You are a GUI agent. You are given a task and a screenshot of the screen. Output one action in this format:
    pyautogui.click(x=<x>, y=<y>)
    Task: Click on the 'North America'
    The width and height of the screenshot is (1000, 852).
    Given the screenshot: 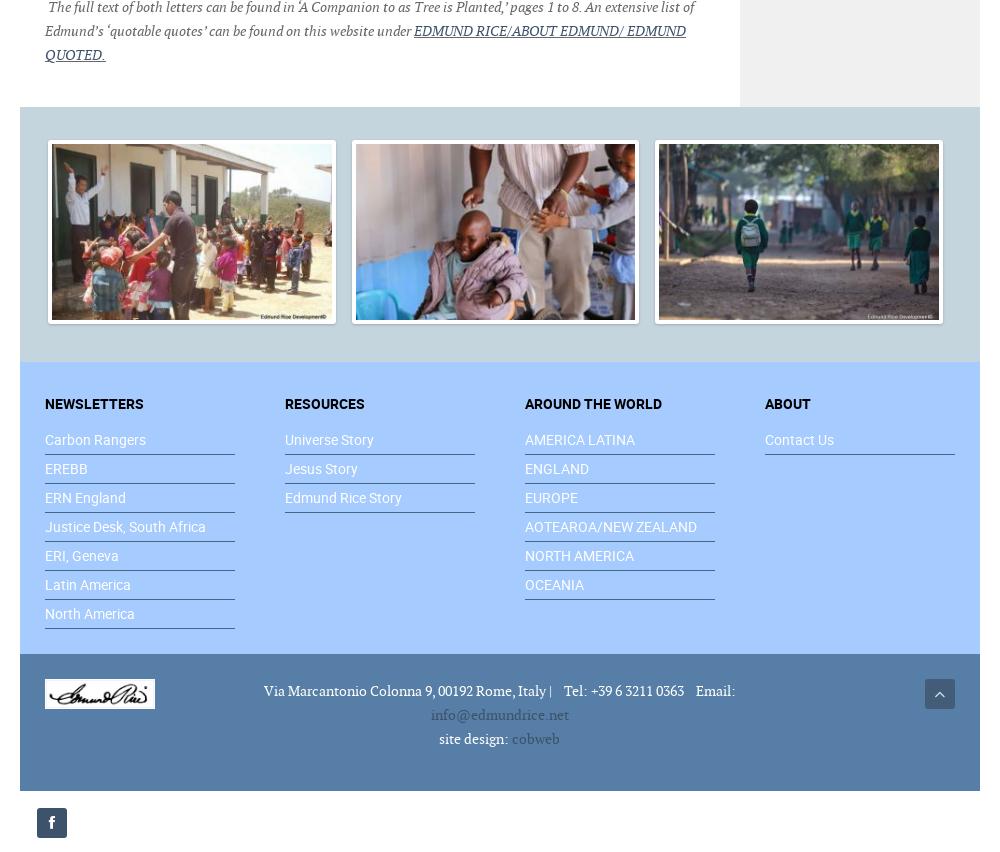 What is the action you would take?
    pyautogui.click(x=89, y=612)
    